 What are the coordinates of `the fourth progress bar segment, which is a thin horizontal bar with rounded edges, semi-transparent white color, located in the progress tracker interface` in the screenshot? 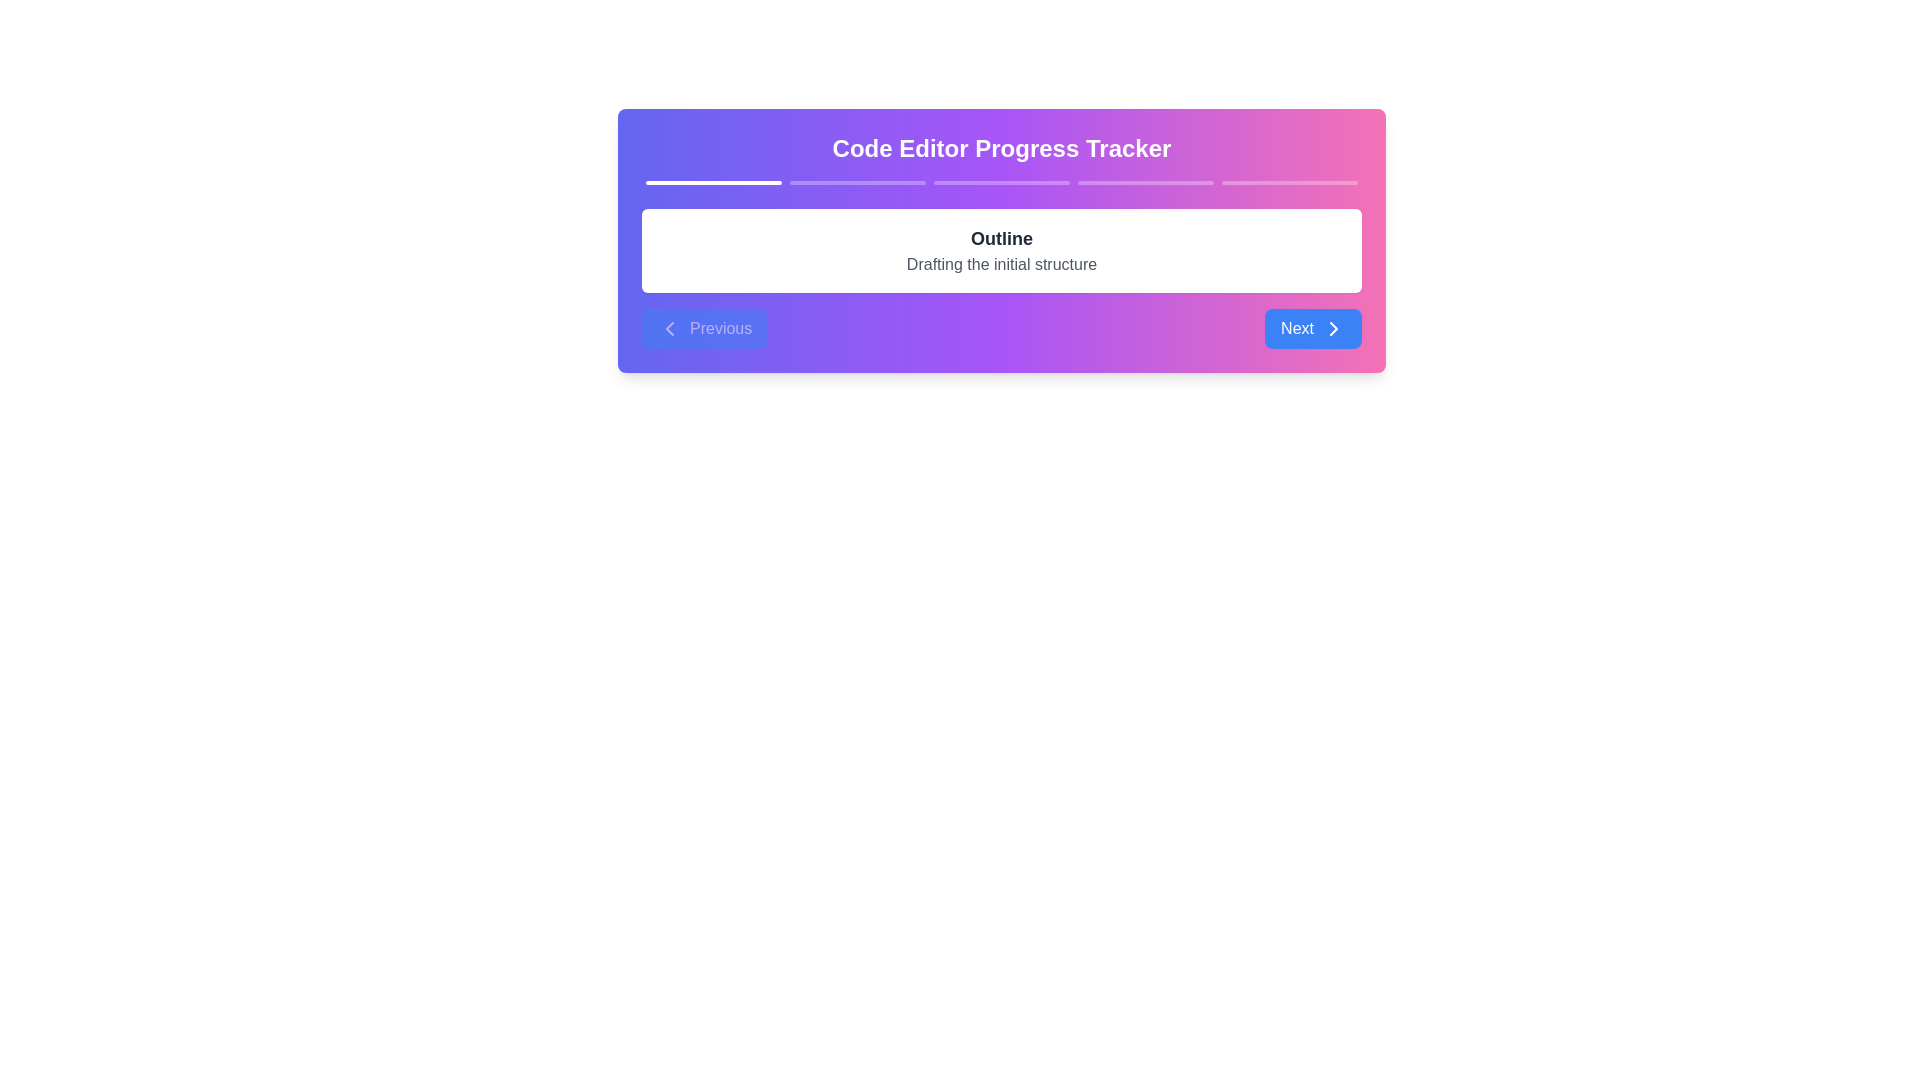 It's located at (1146, 182).